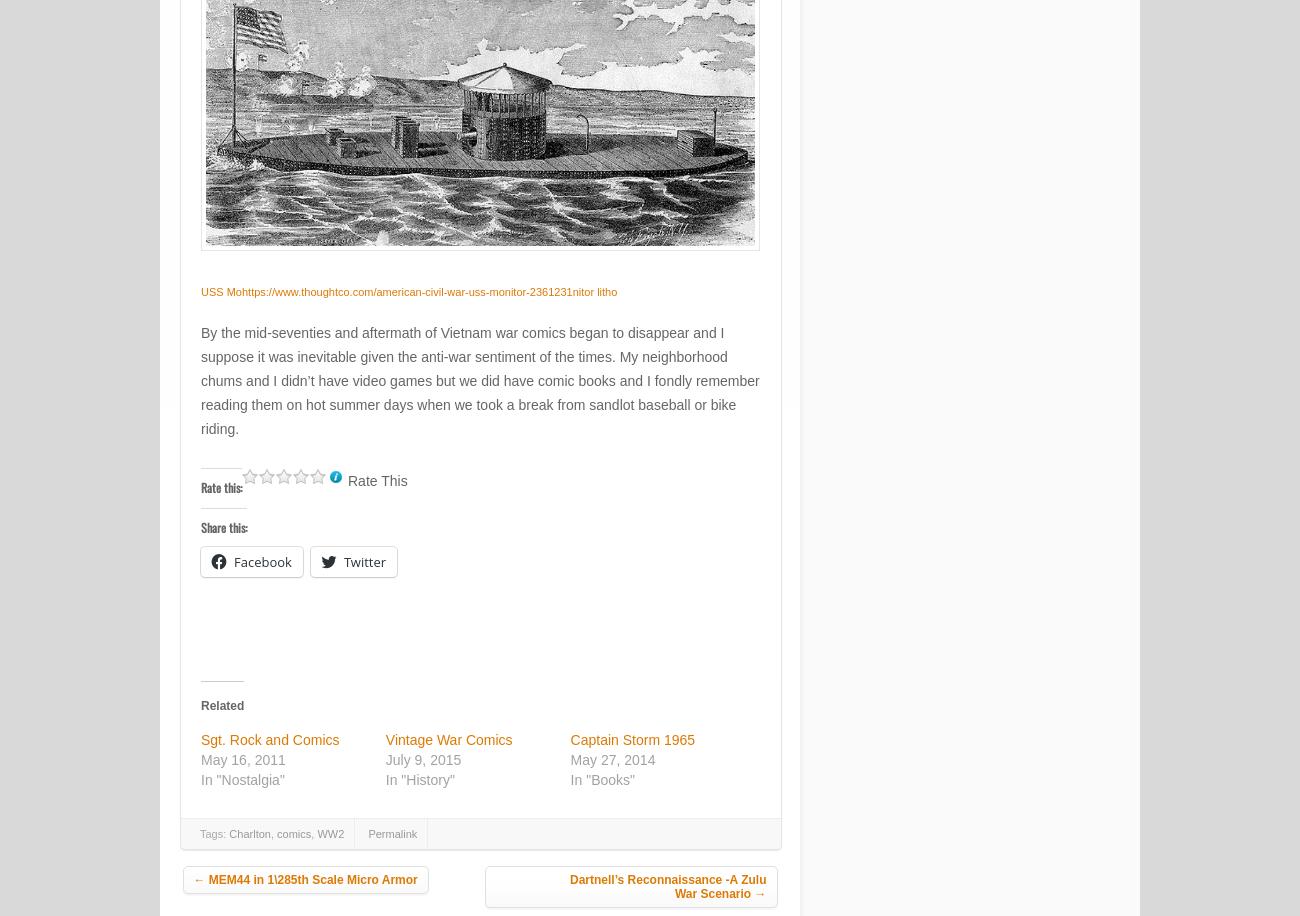  I want to click on 'Rate this:', so click(220, 487).